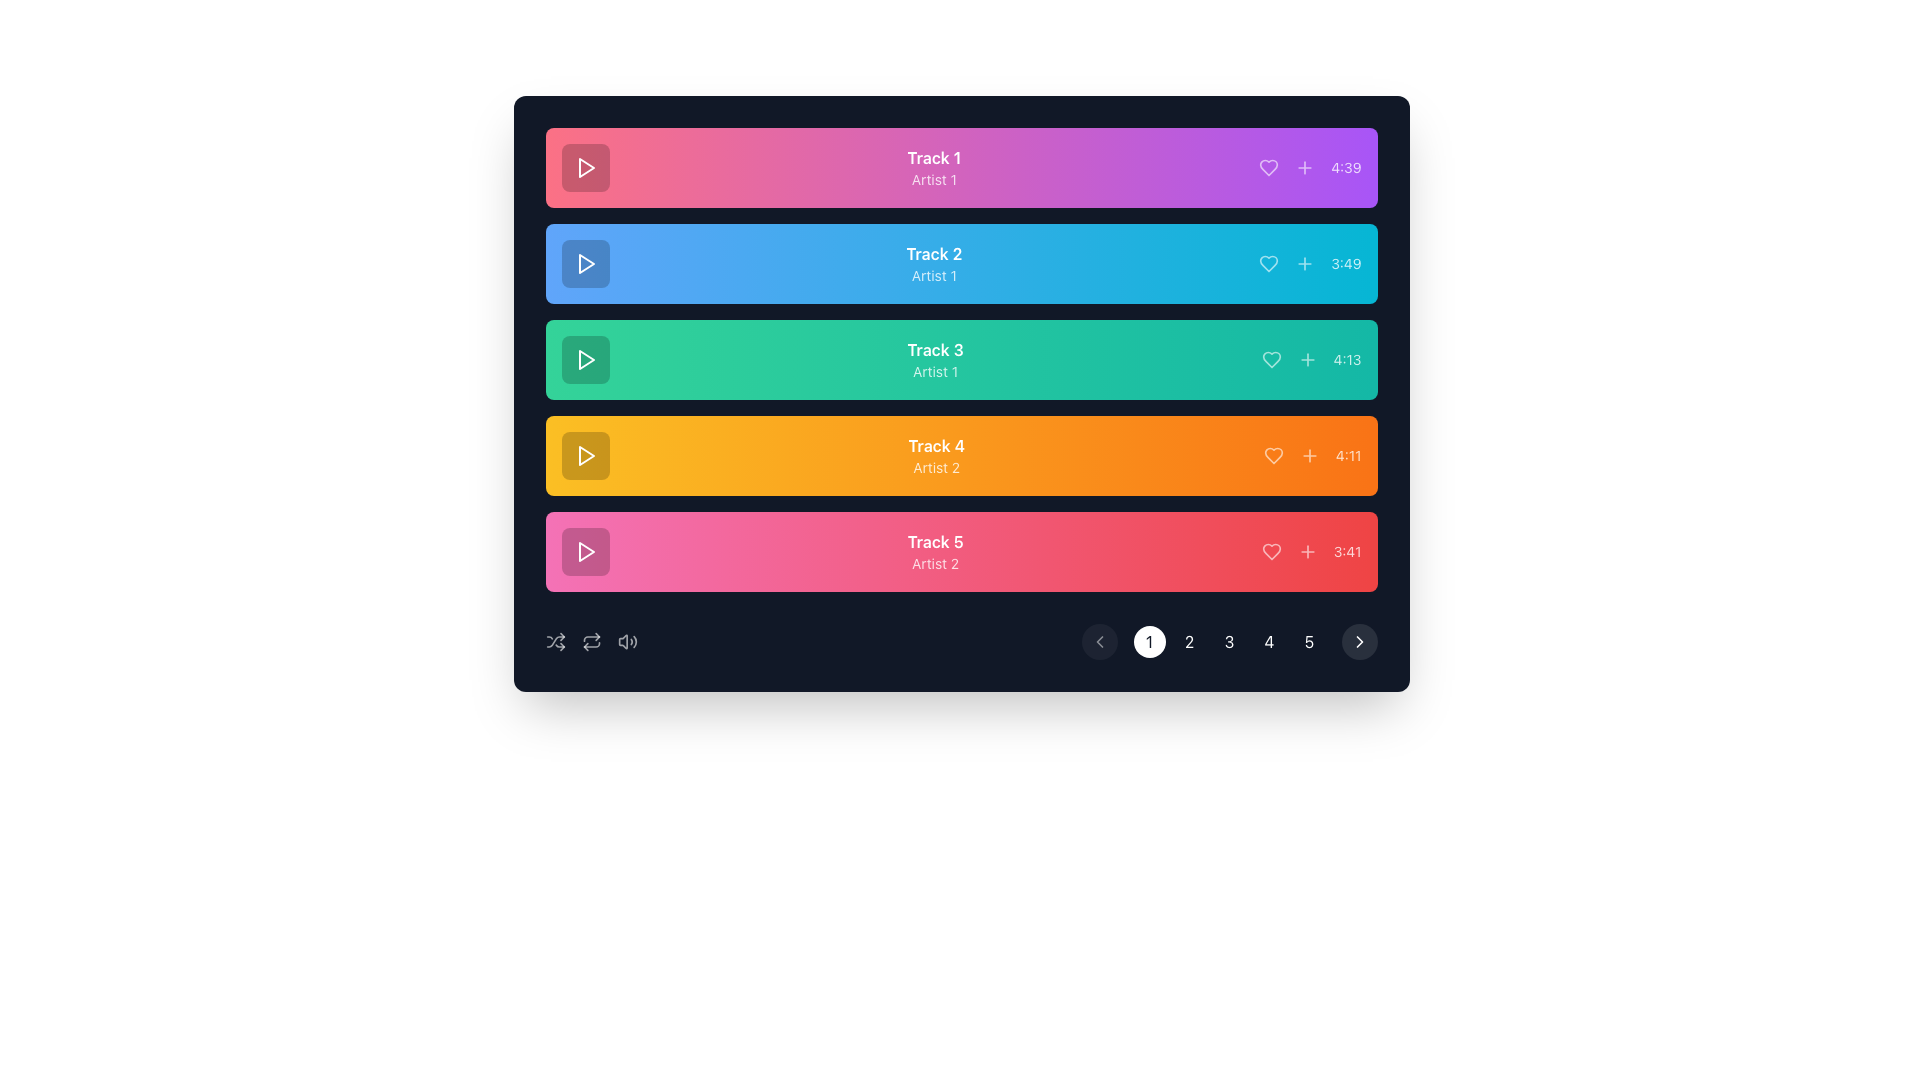 This screenshot has width=1920, height=1080. I want to click on the circular play button located on the left side of the row for 'Track 1', which has a transparent black overlay and a pink gradient background, to play the track, so click(584, 167).